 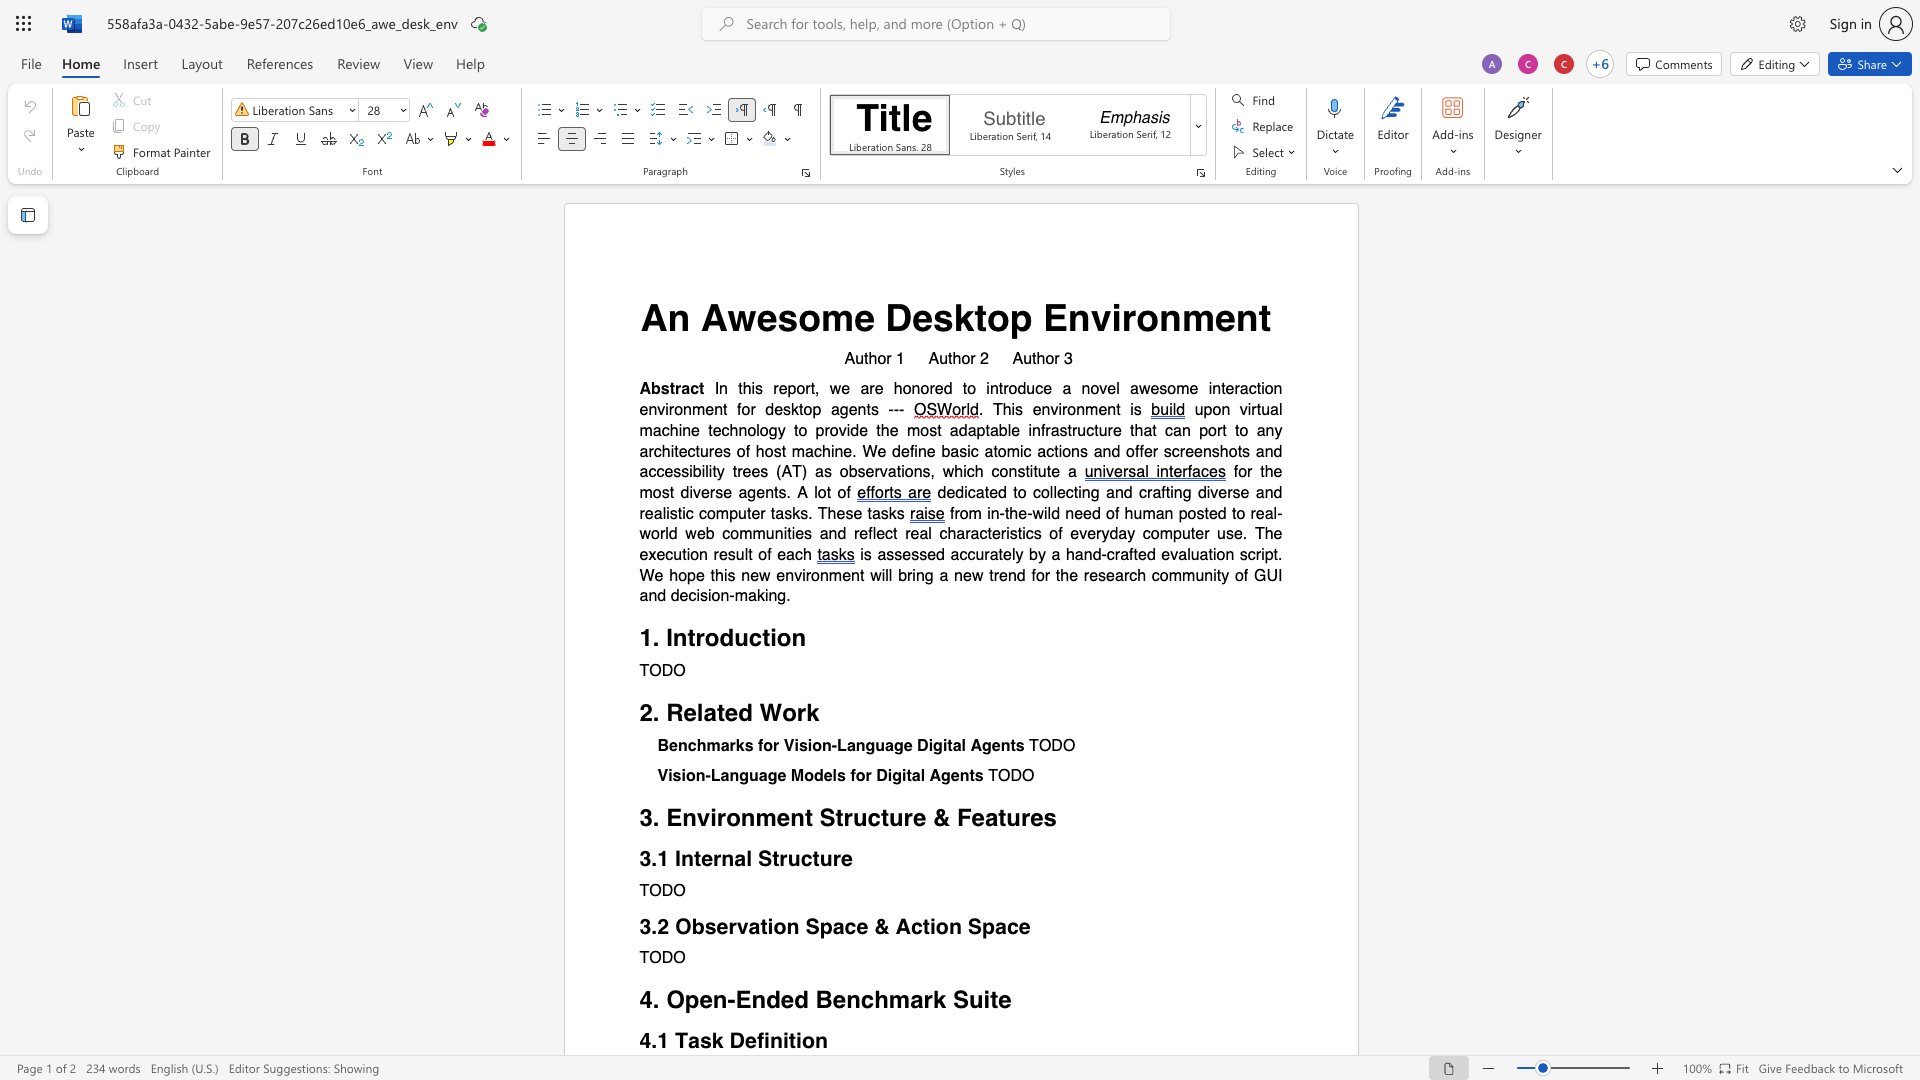 I want to click on the 1th character "s" in the text, so click(x=786, y=316).